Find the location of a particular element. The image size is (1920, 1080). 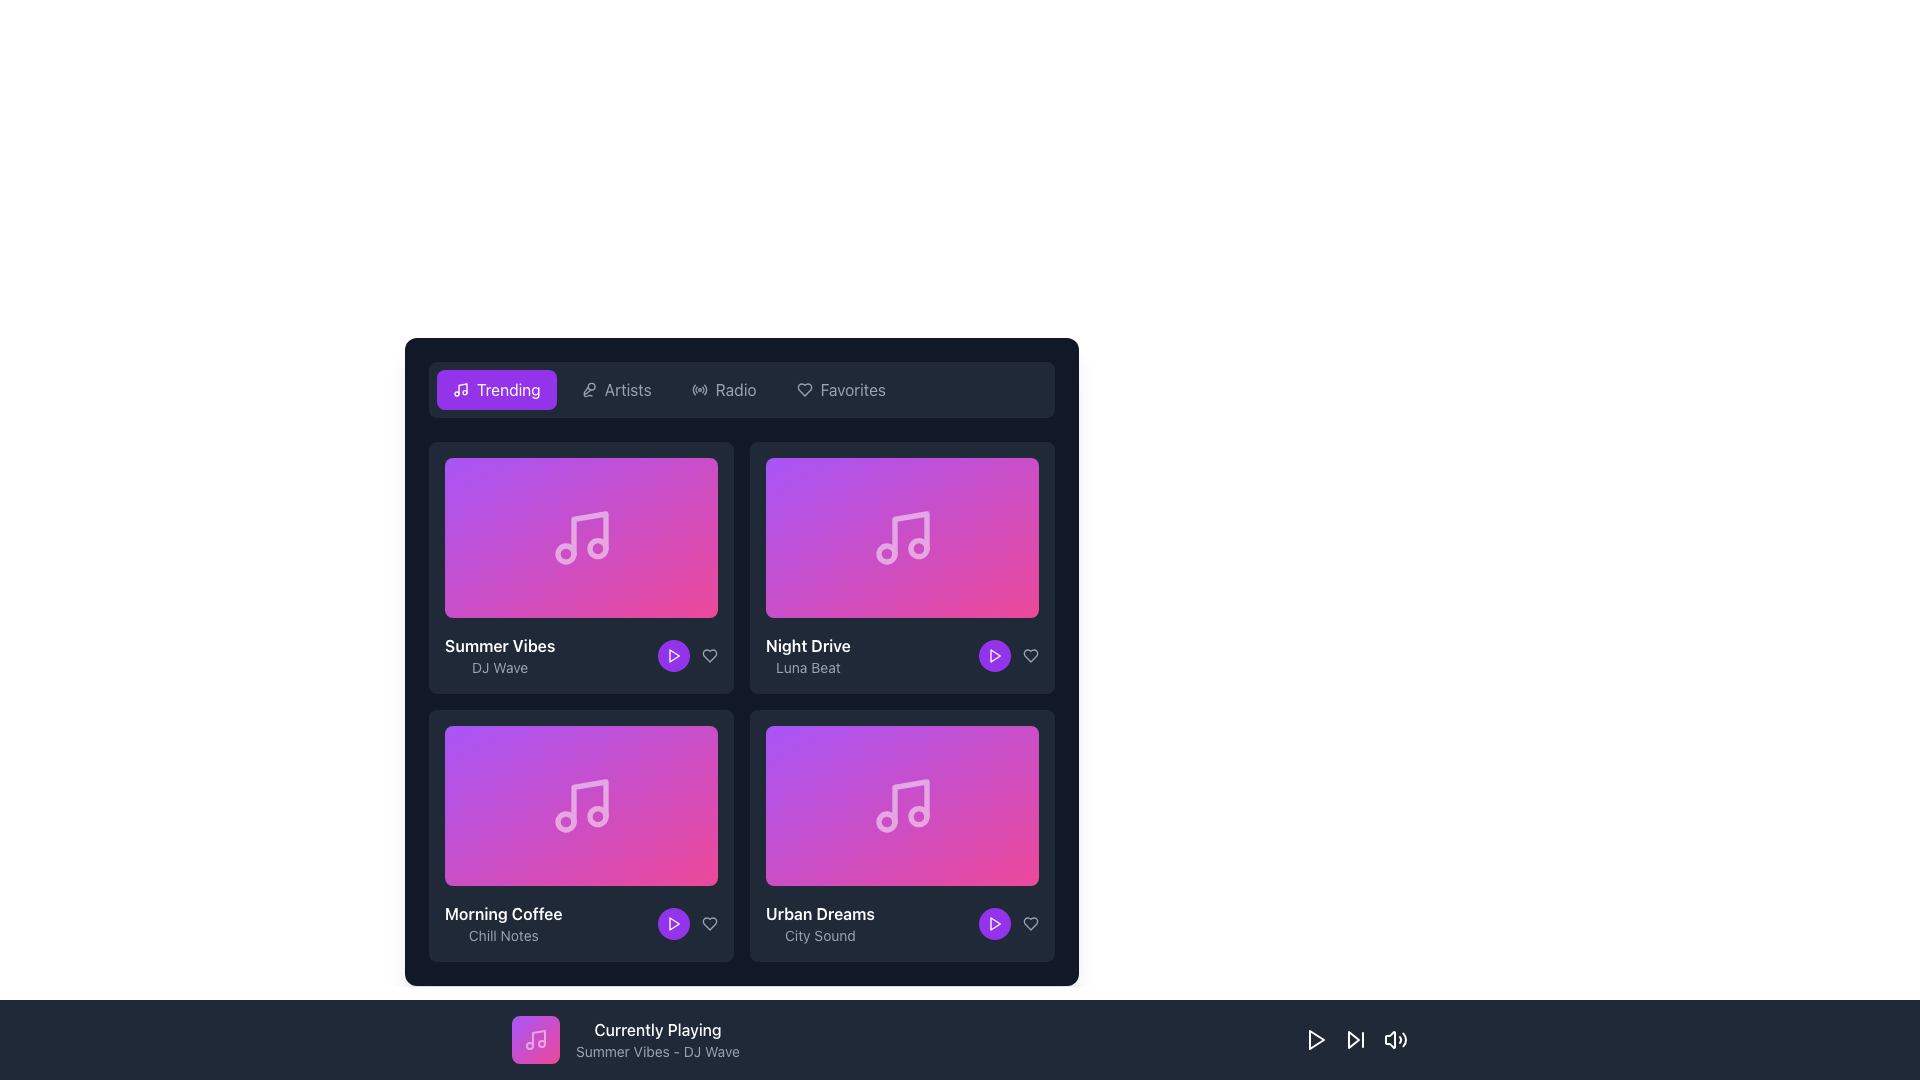

the triangular play icon within the purple circular button located in the lower-left corner of the 'Morning Coffee' song card to play the song is located at coordinates (674, 924).